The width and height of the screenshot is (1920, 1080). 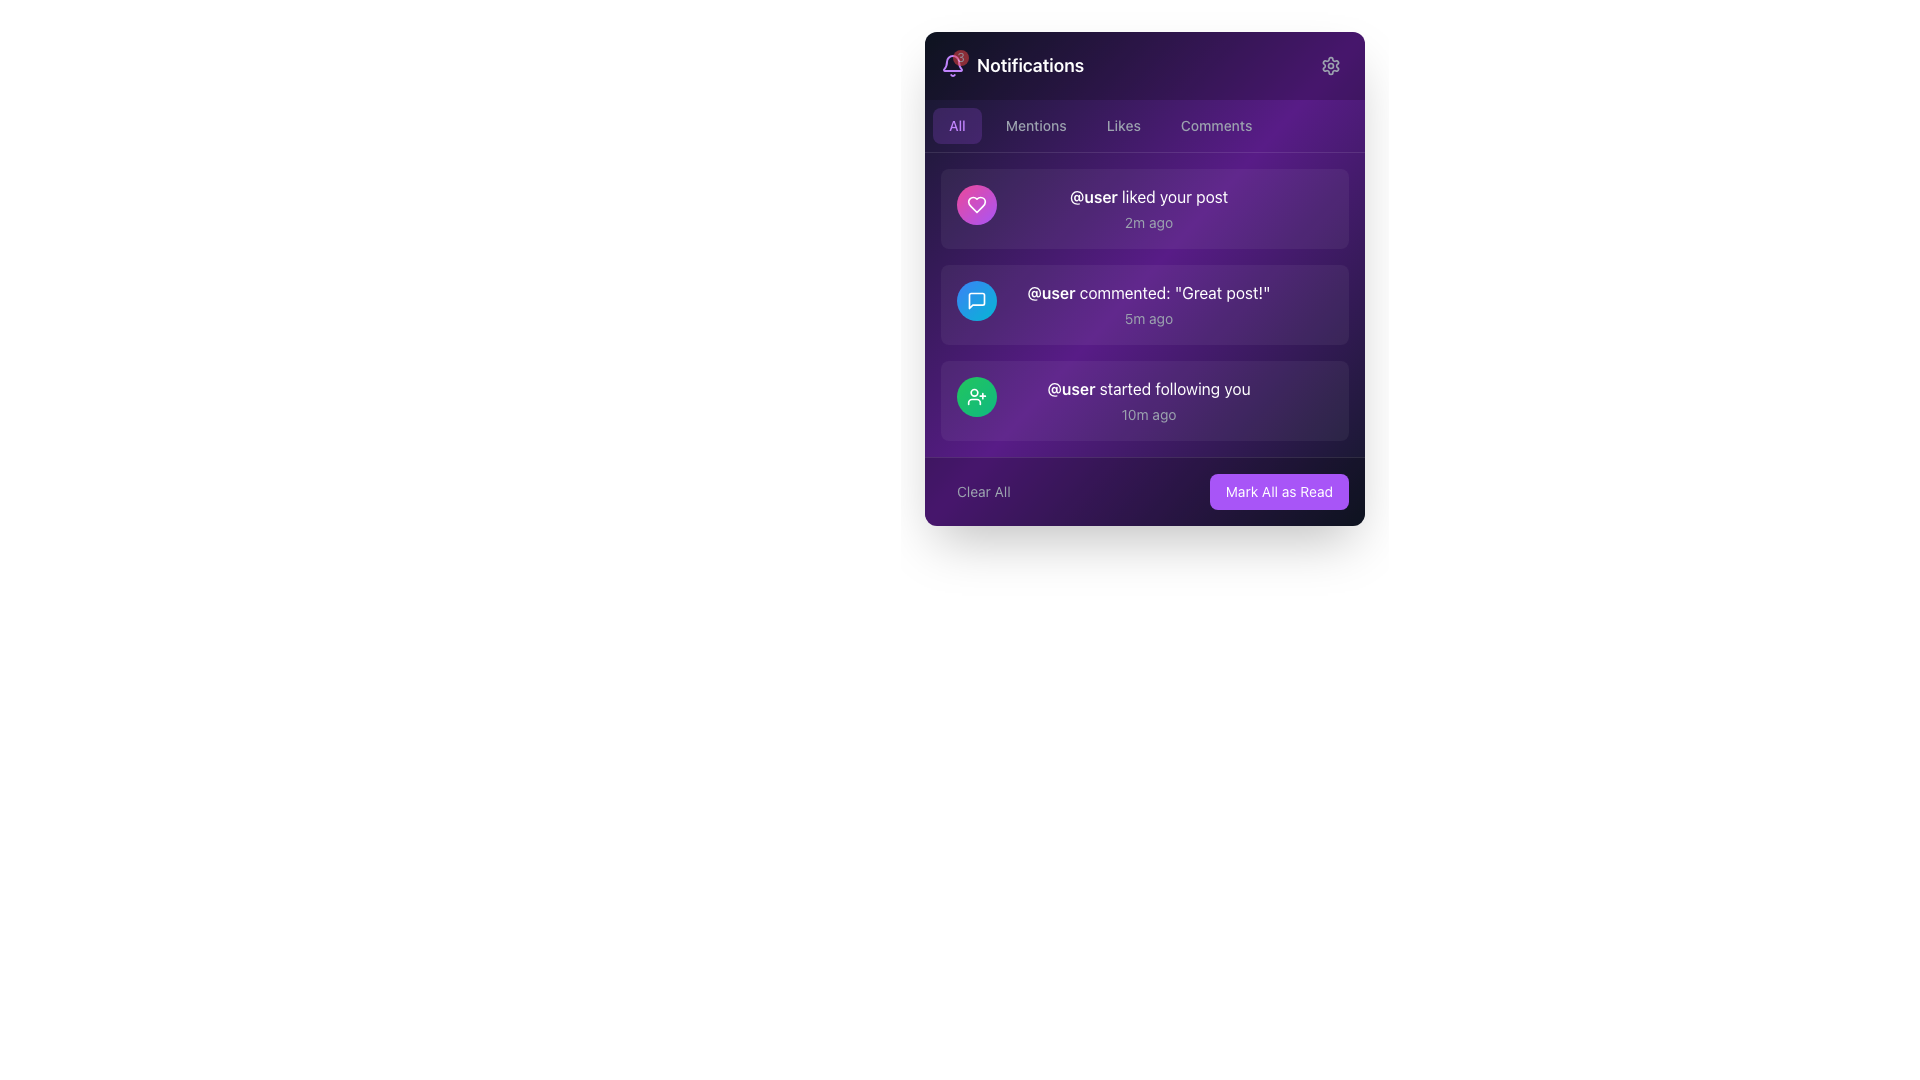 I want to click on the comment notification icon located in the left section of the second notification item, which precedes the text describing a comment by @user, so click(x=977, y=300).